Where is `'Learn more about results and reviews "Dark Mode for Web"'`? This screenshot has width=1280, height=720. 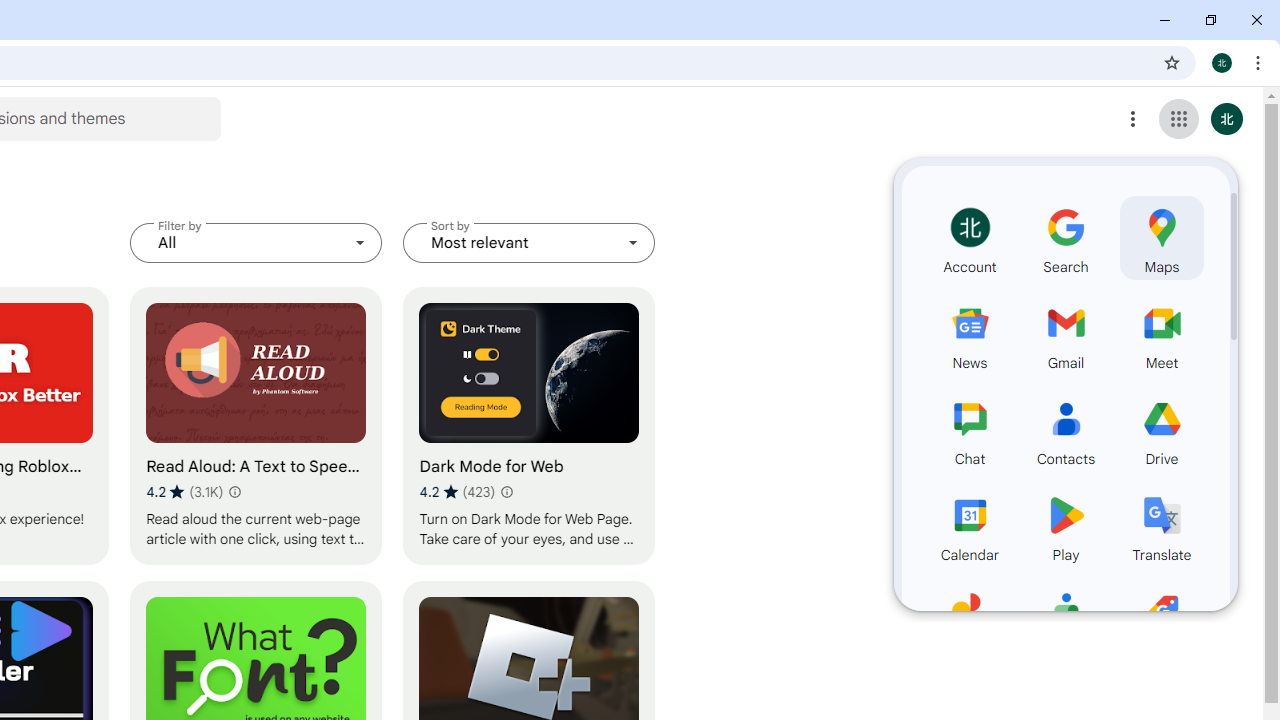
'Learn more about results and reviews "Dark Mode for Web"' is located at coordinates (506, 492).